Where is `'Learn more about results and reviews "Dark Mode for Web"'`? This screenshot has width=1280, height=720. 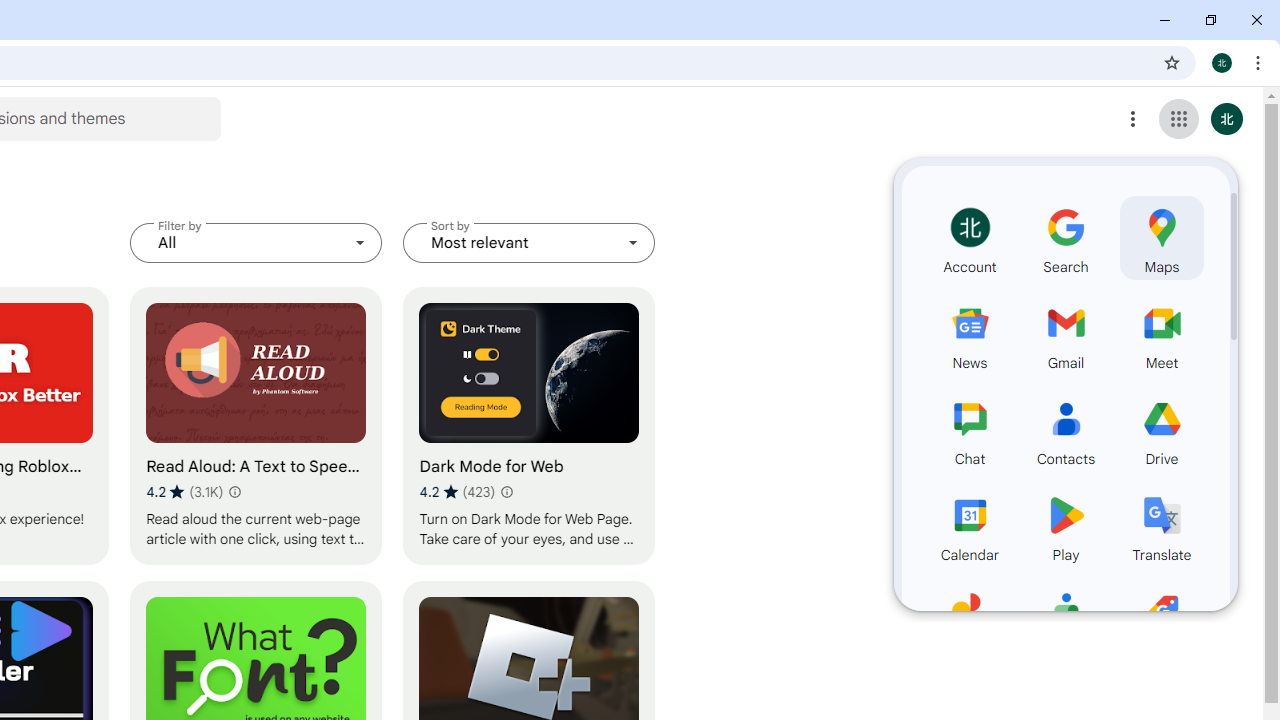
'Learn more about results and reviews "Dark Mode for Web"' is located at coordinates (506, 492).